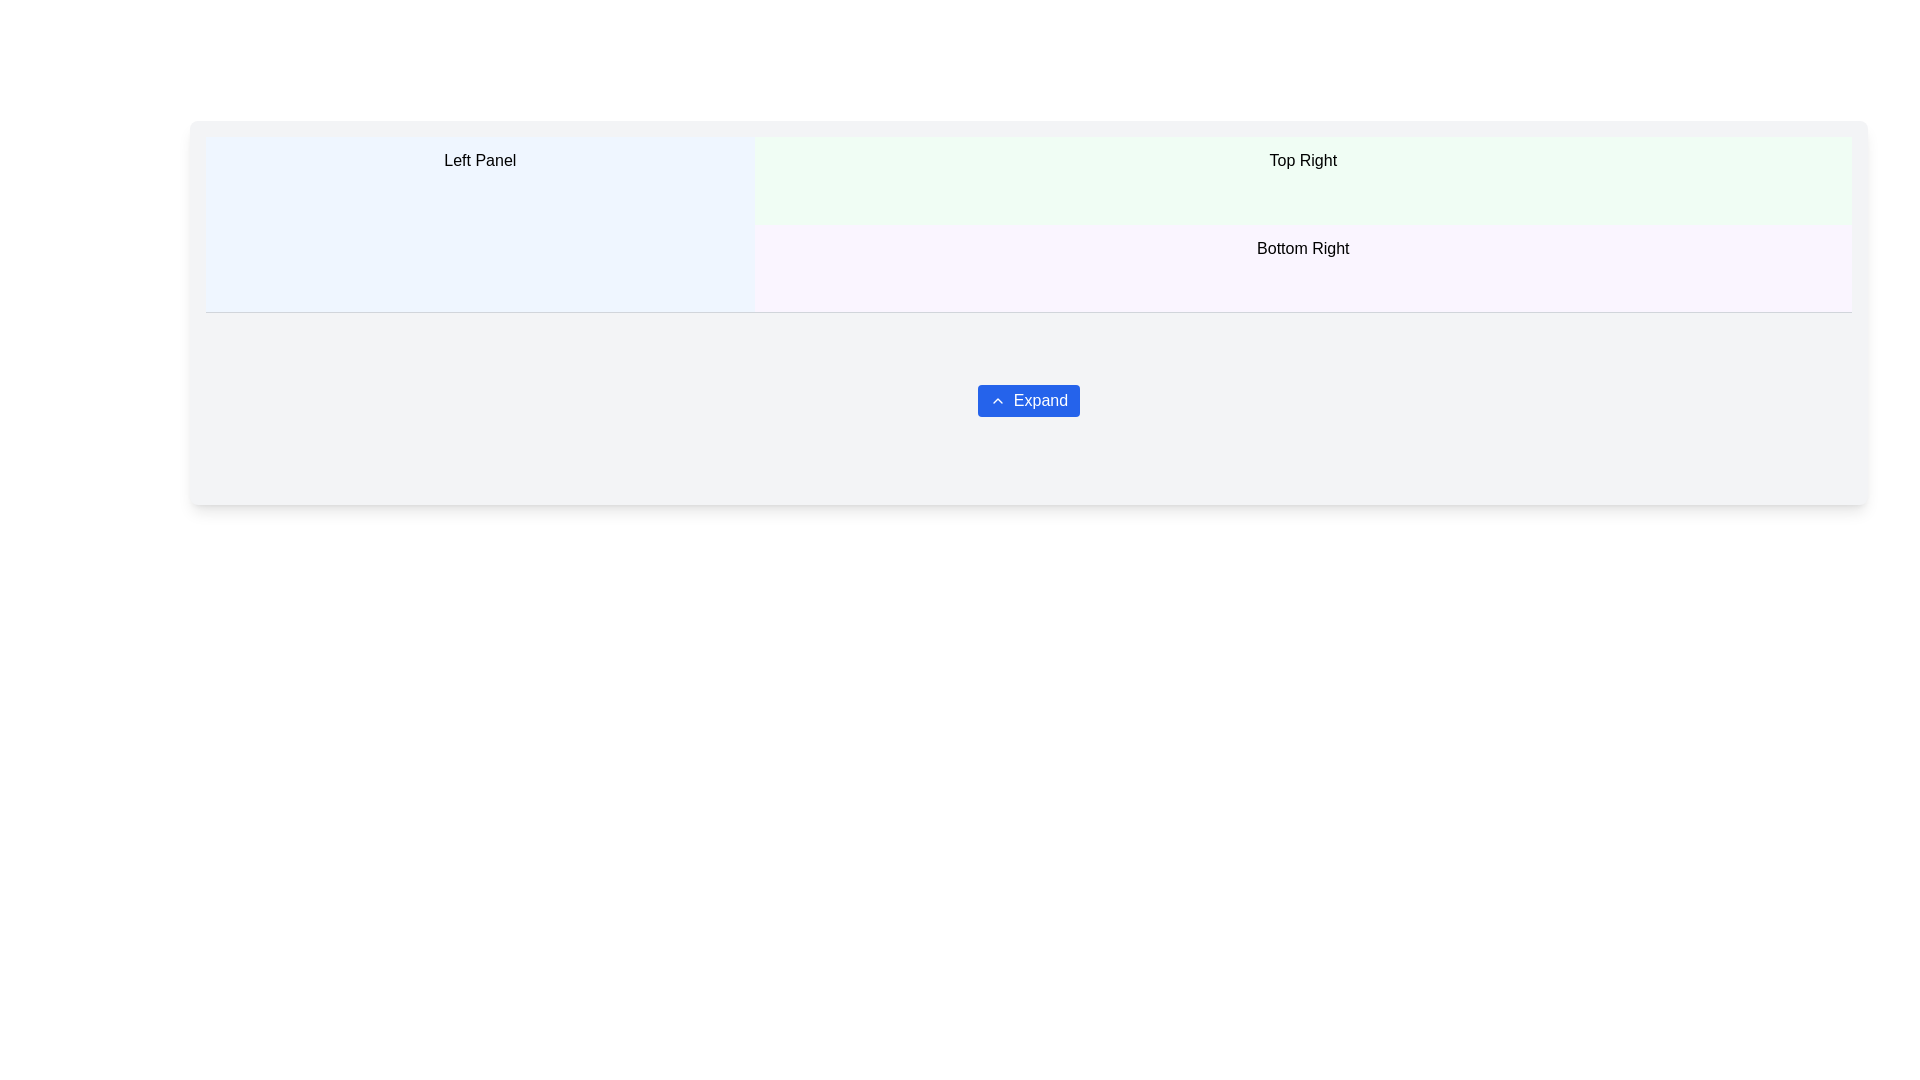 The image size is (1920, 1080). I want to click on the expansion icon located within the 'Expand' button, which is positioned to the left of the text 'Expand' in a blue rectangular button, so click(997, 401).